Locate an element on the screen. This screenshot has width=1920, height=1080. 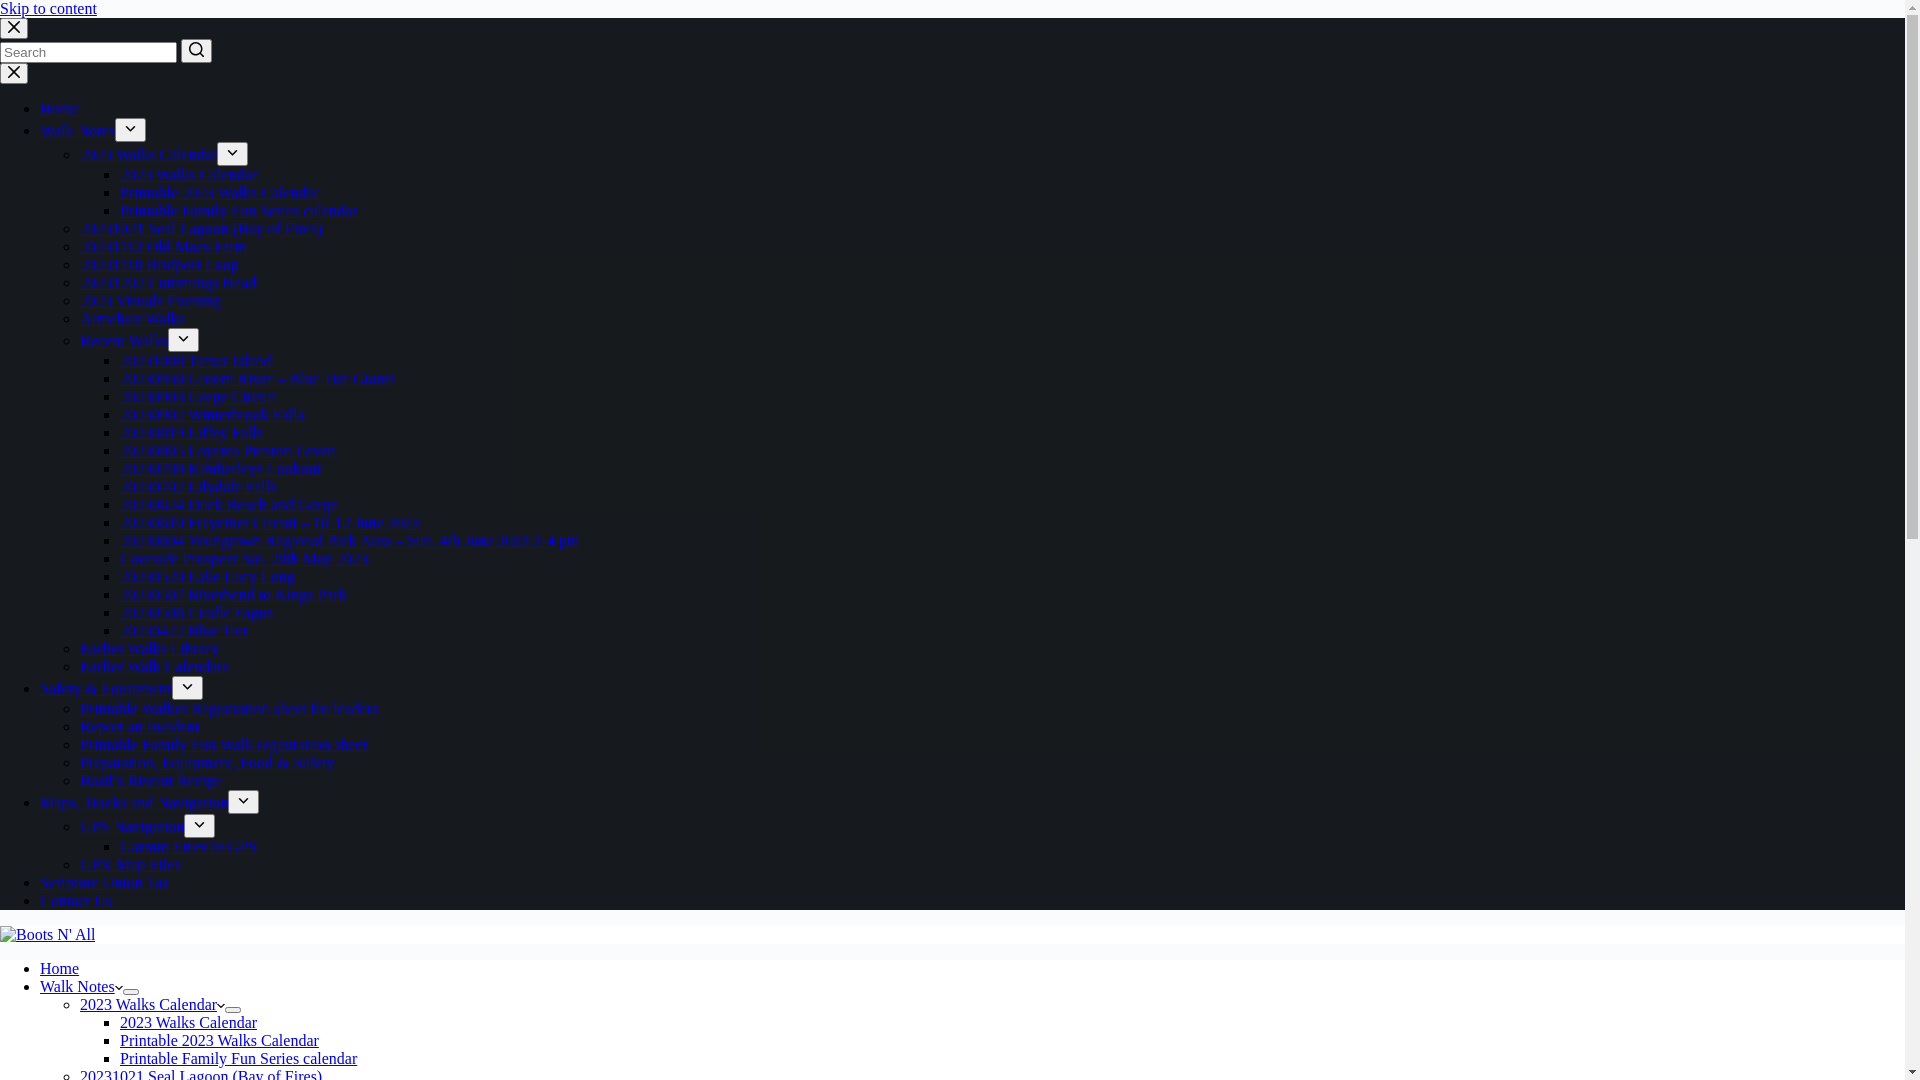
'GPX Map Files' is located at coordinates (128, 863).